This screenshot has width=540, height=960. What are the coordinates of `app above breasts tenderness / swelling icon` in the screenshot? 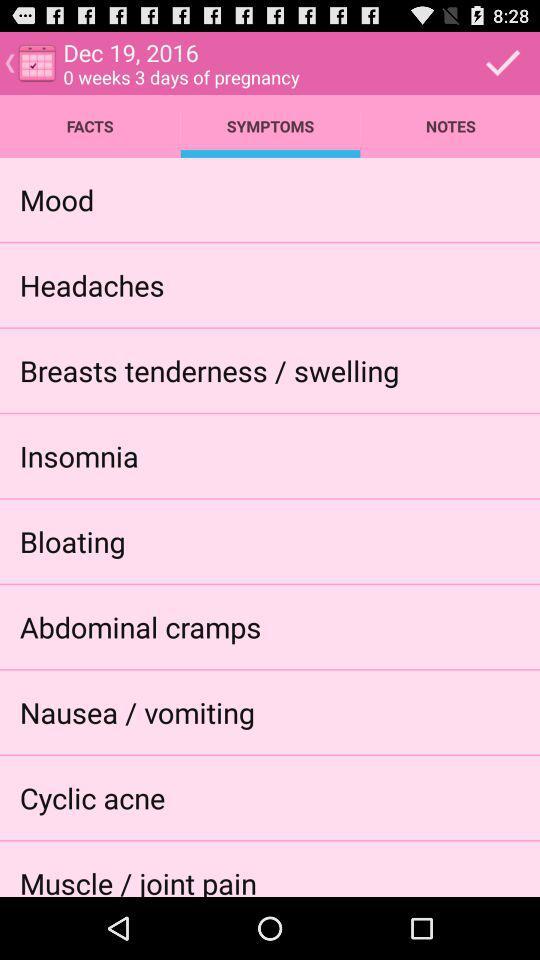 It's located at (91, 283).